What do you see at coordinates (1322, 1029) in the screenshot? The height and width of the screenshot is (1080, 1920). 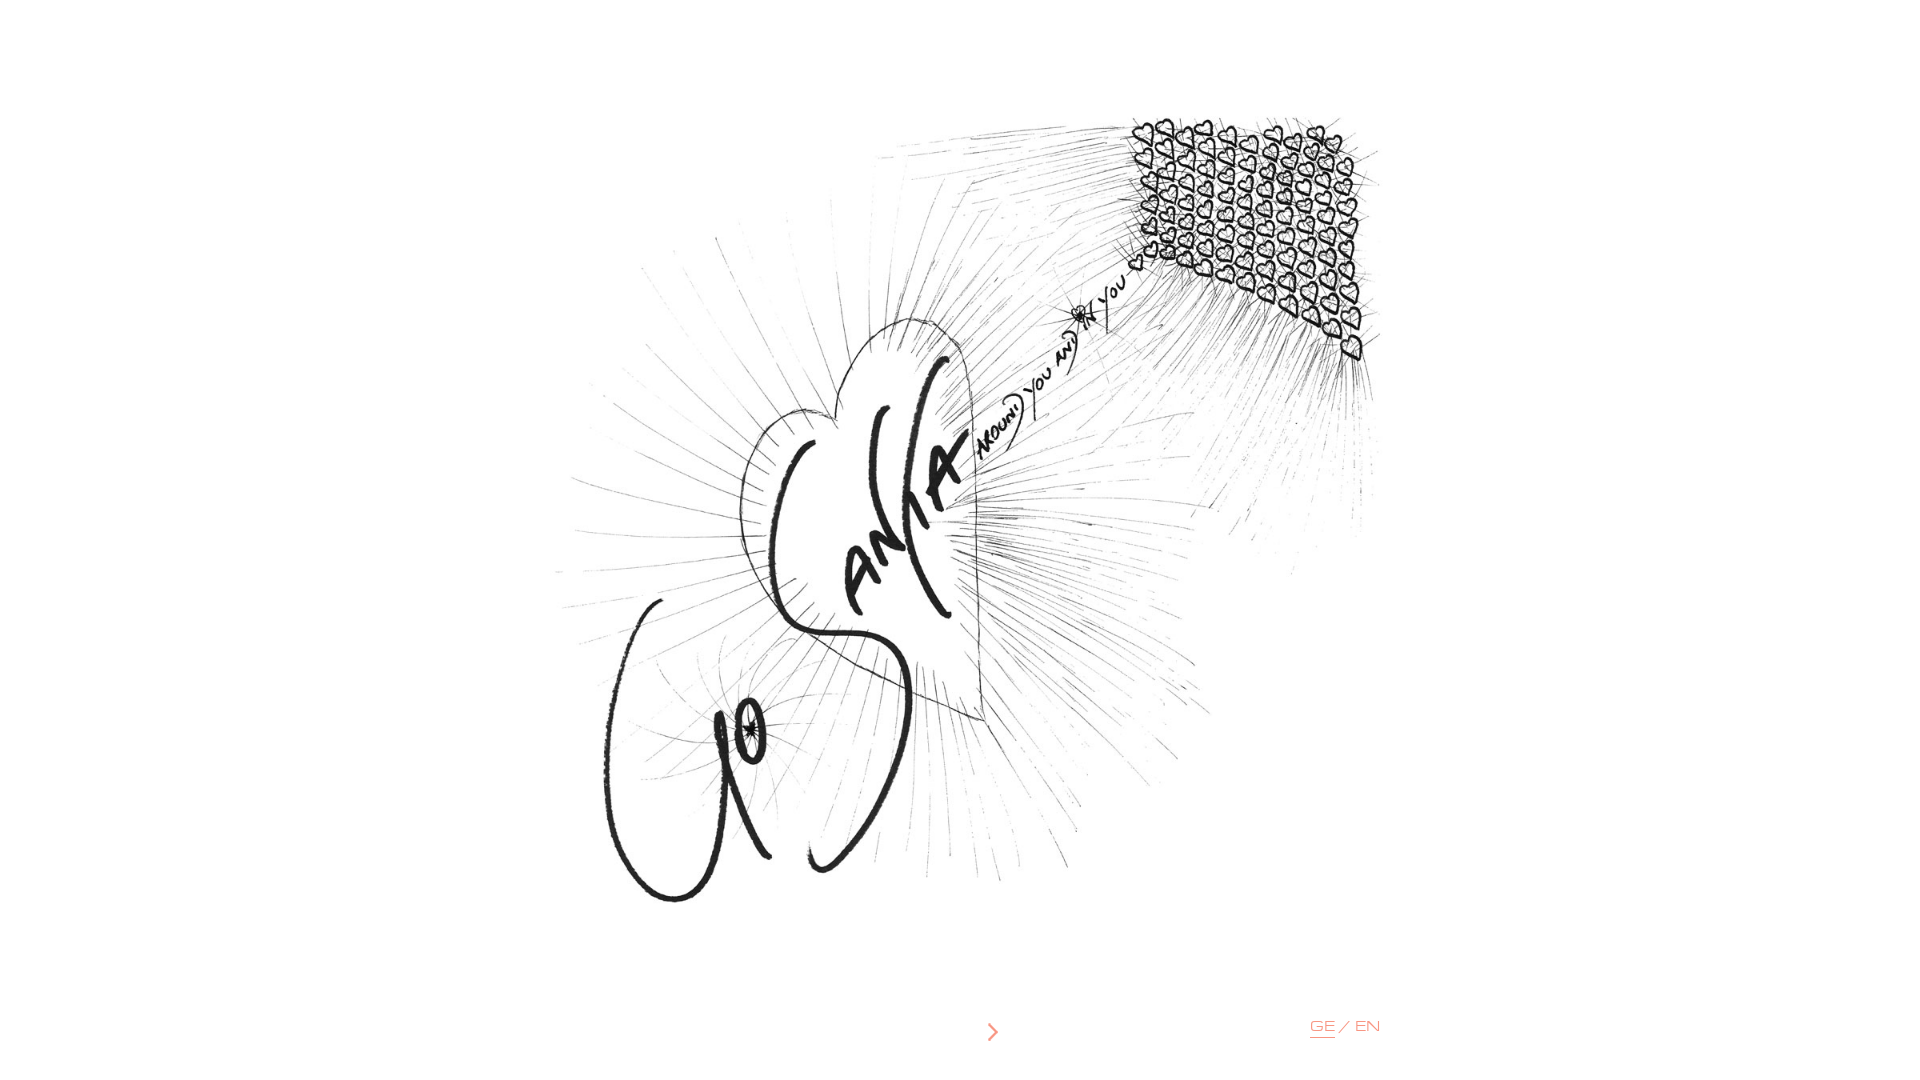 I see `'GE'` at bounding box center [1322, 1029].